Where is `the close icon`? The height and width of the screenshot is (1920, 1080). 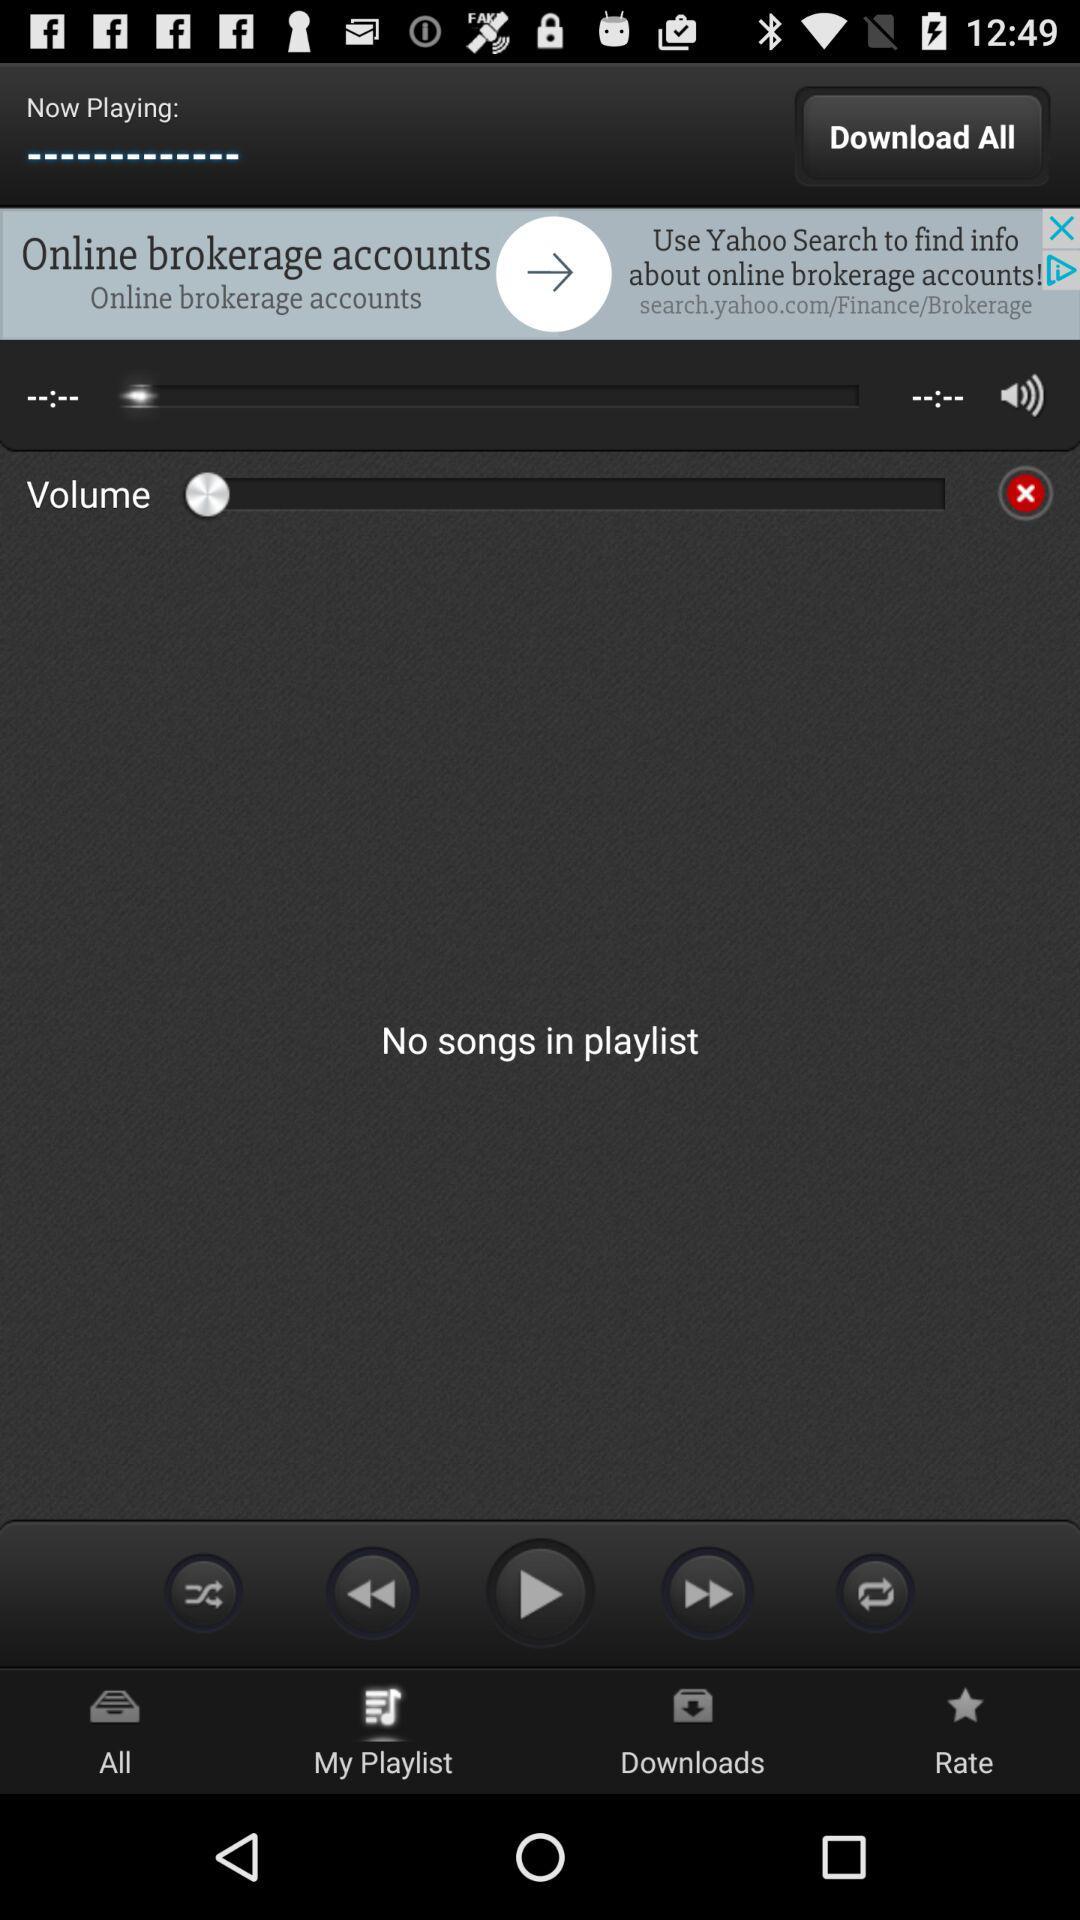
the close icon is located at coordinates (1025, 527).